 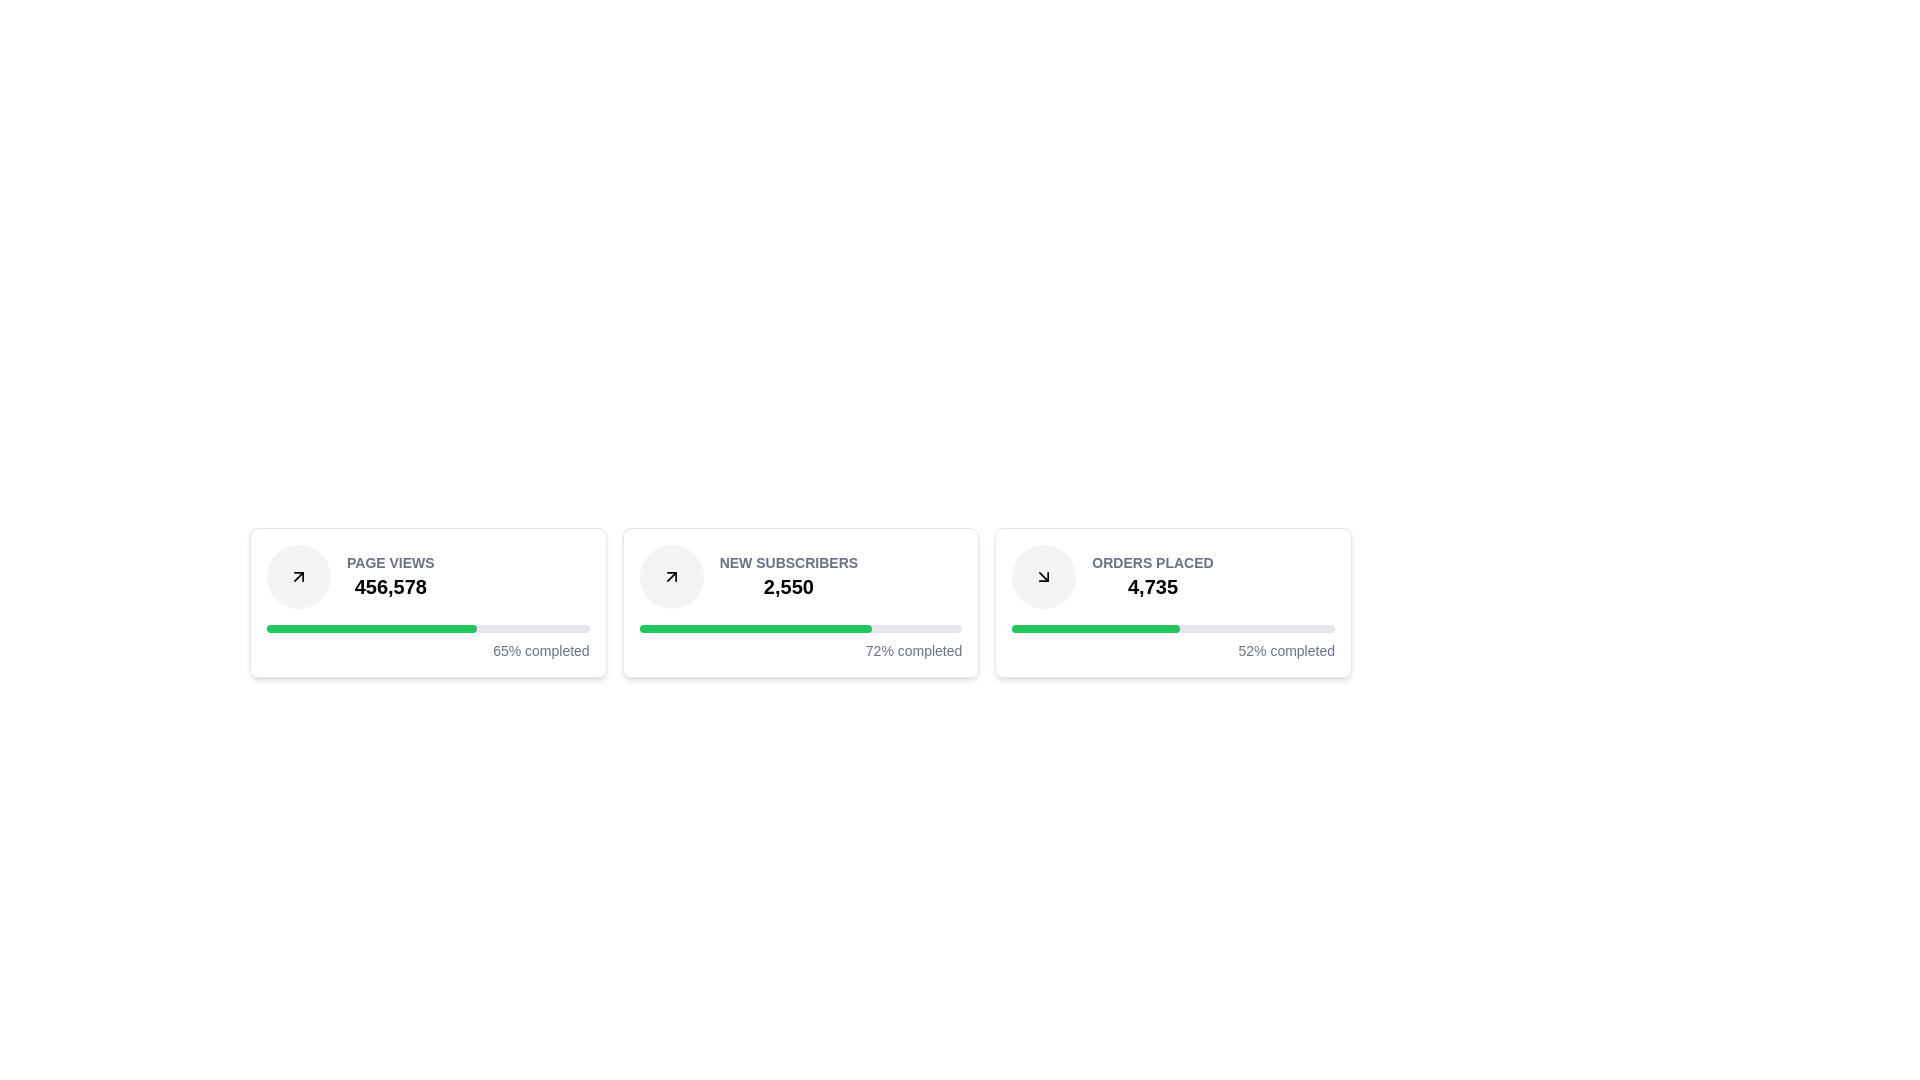 I want to click on the circular Icon button with a light gray background and a black upward-right arrow icon, so click(x=671, y=577).